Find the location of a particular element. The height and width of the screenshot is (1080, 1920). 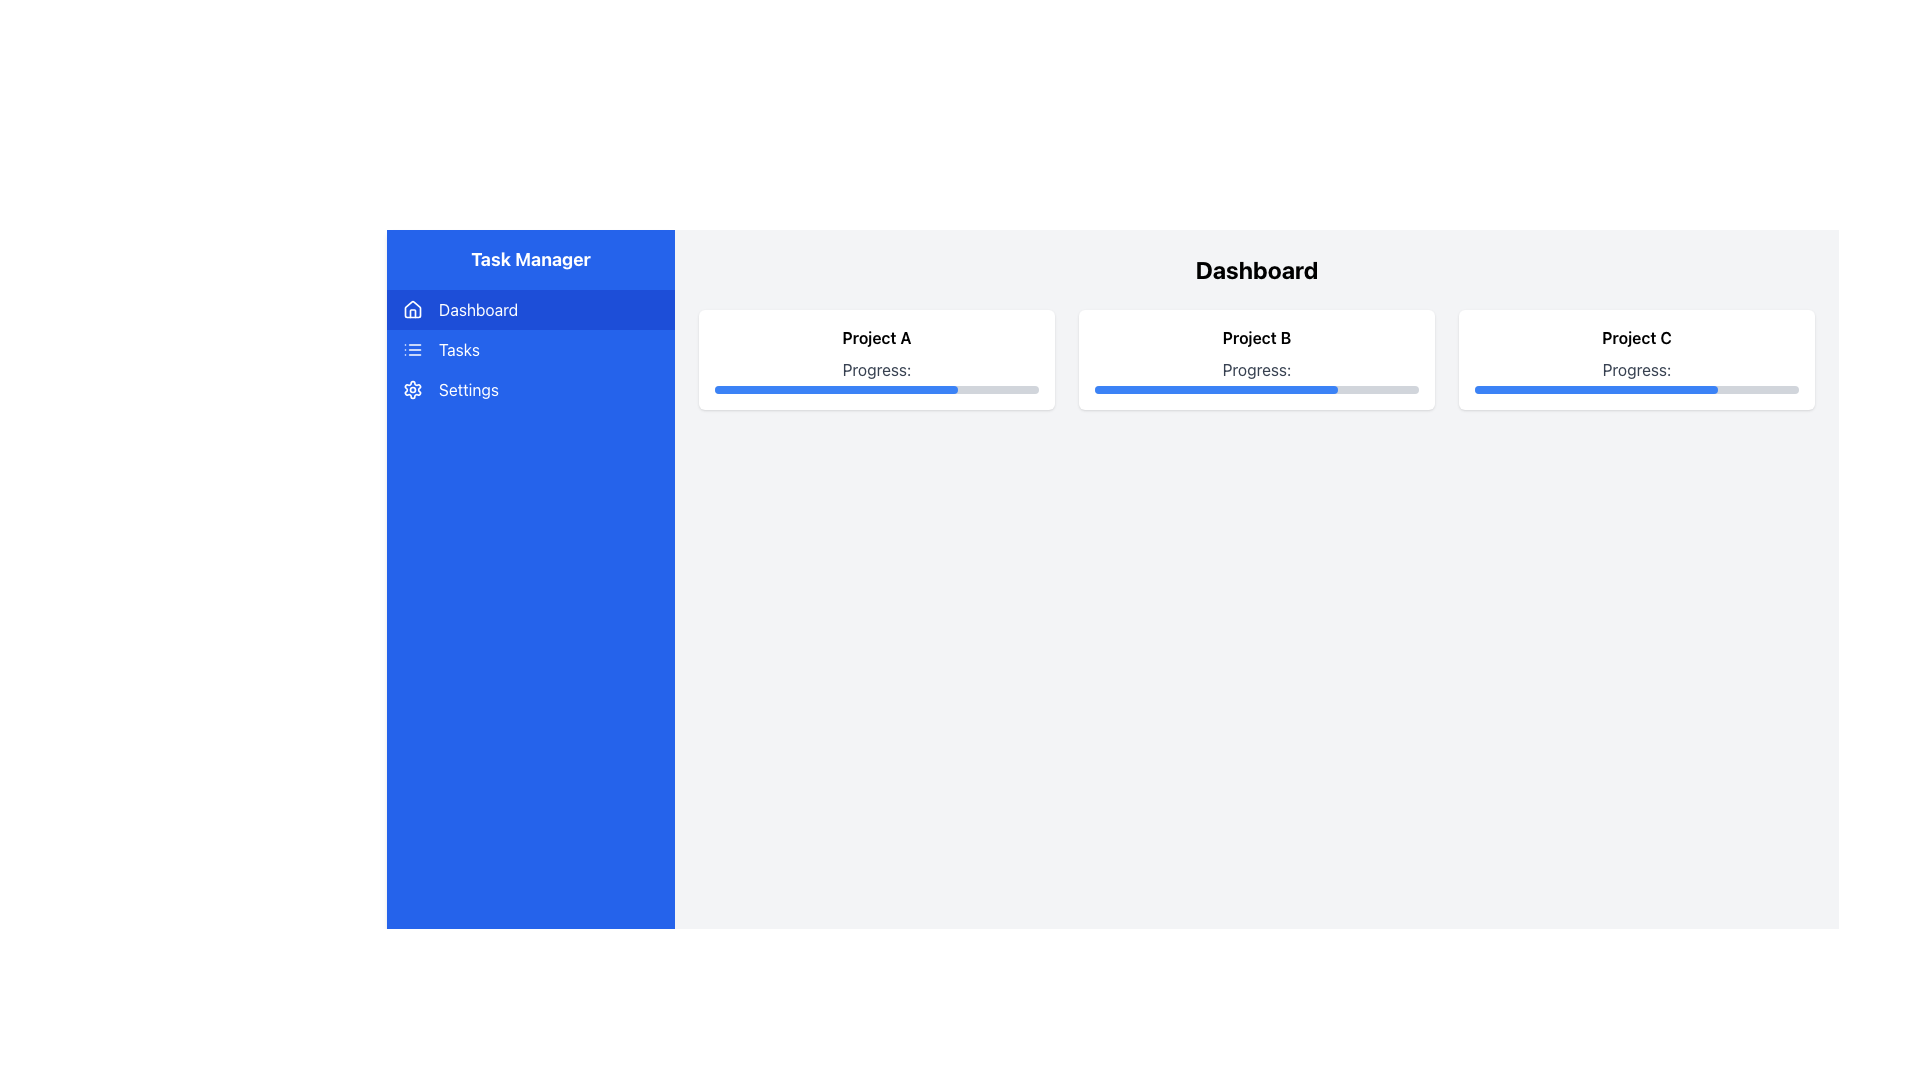

the navigational button for accessing the 'Tasks' section located in the vertical navigation menu on the left side of the interface is located at coordinates (531, 349).